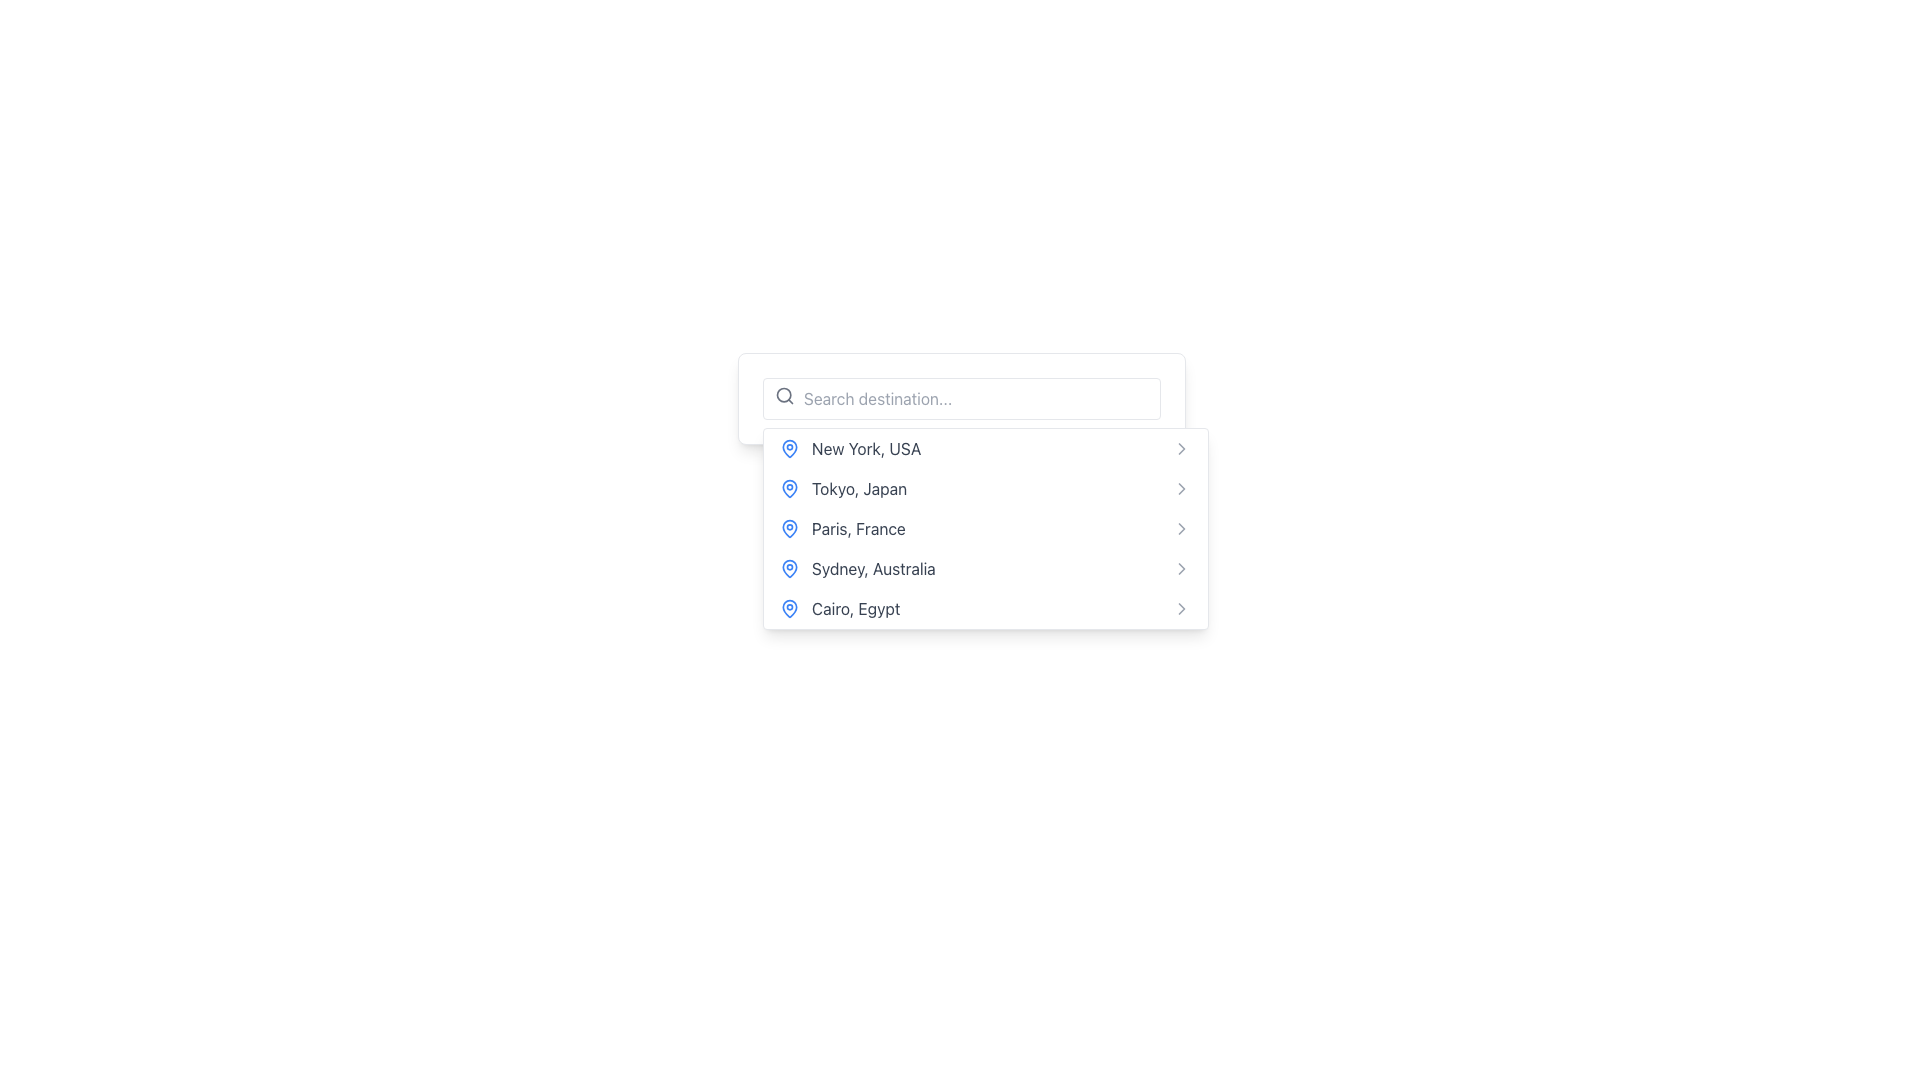 The width and height of the screenshot is (1920, 1080). I want to click on the dropdown menu item, so click(840, 608).